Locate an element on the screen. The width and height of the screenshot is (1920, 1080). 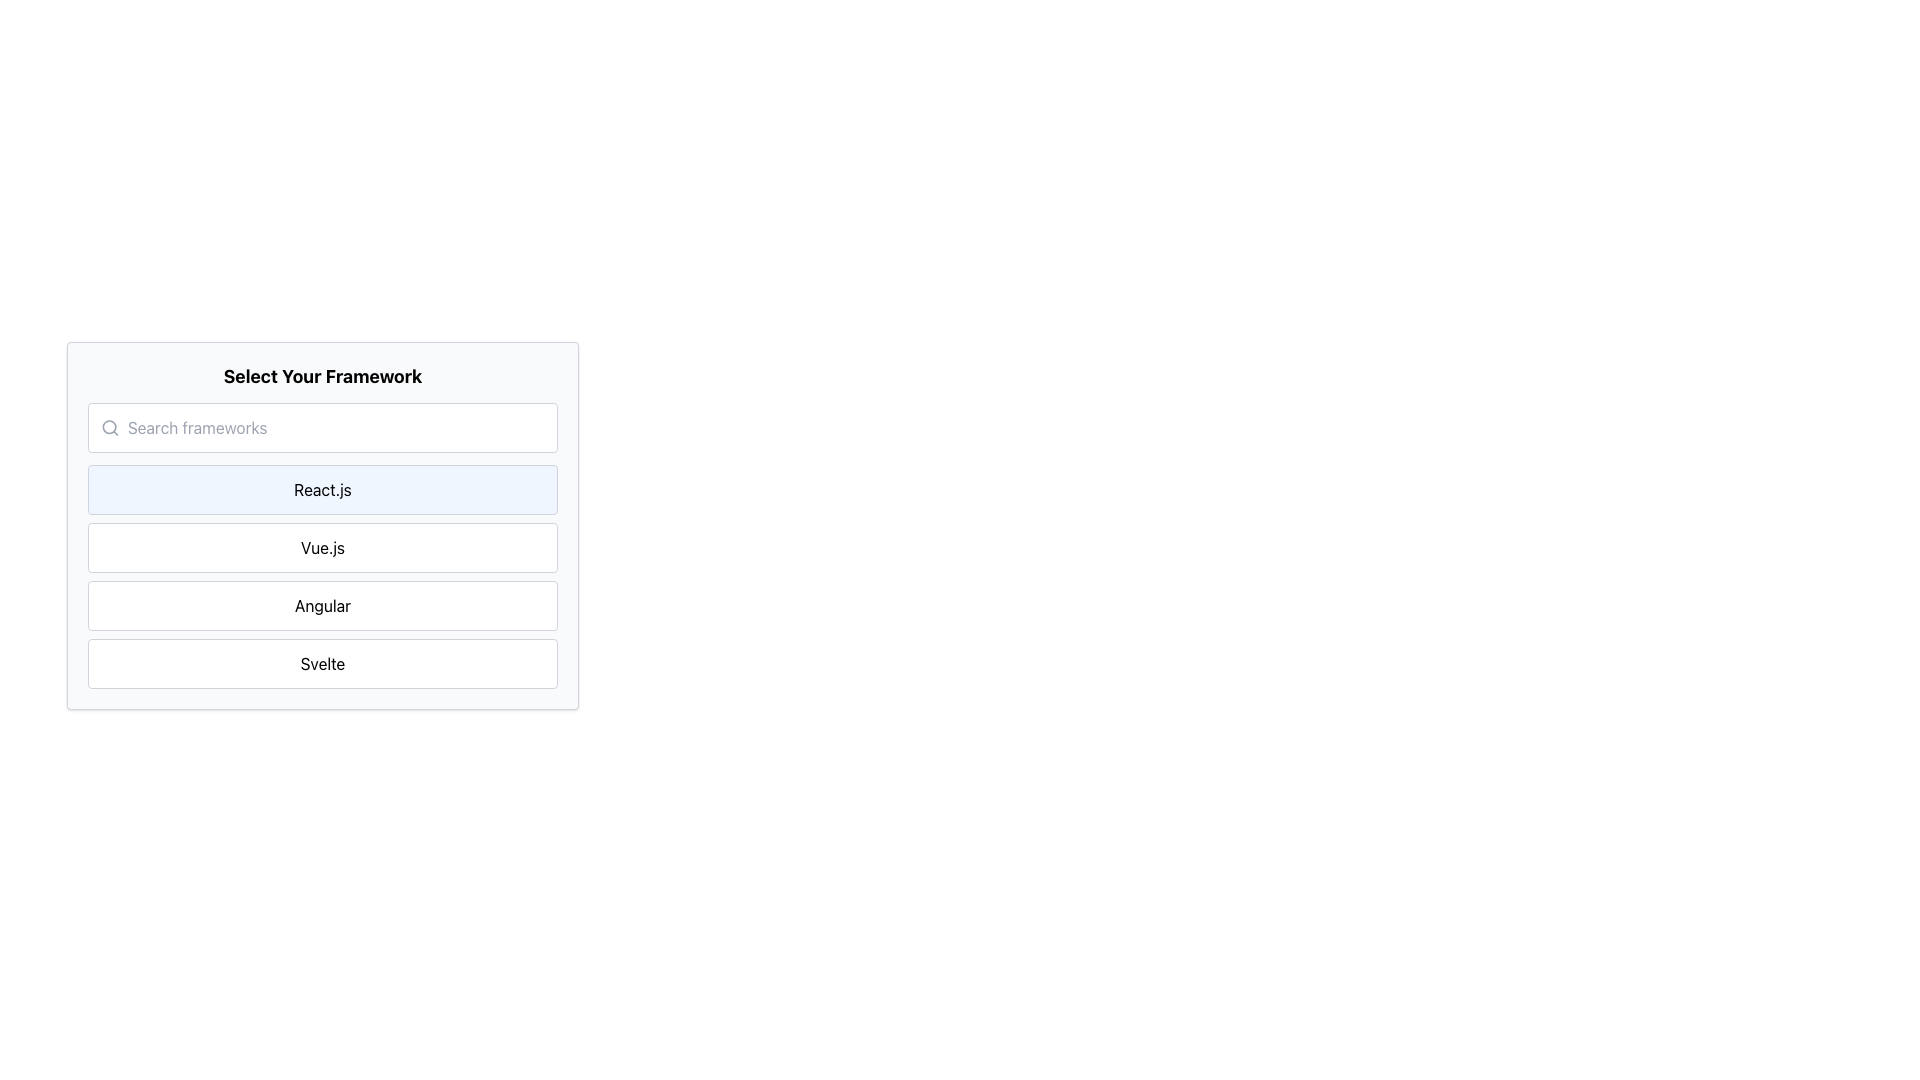
the 'React.js' button, the first item in a vertical list of programming frameworks is located at coordinates (322, 489).